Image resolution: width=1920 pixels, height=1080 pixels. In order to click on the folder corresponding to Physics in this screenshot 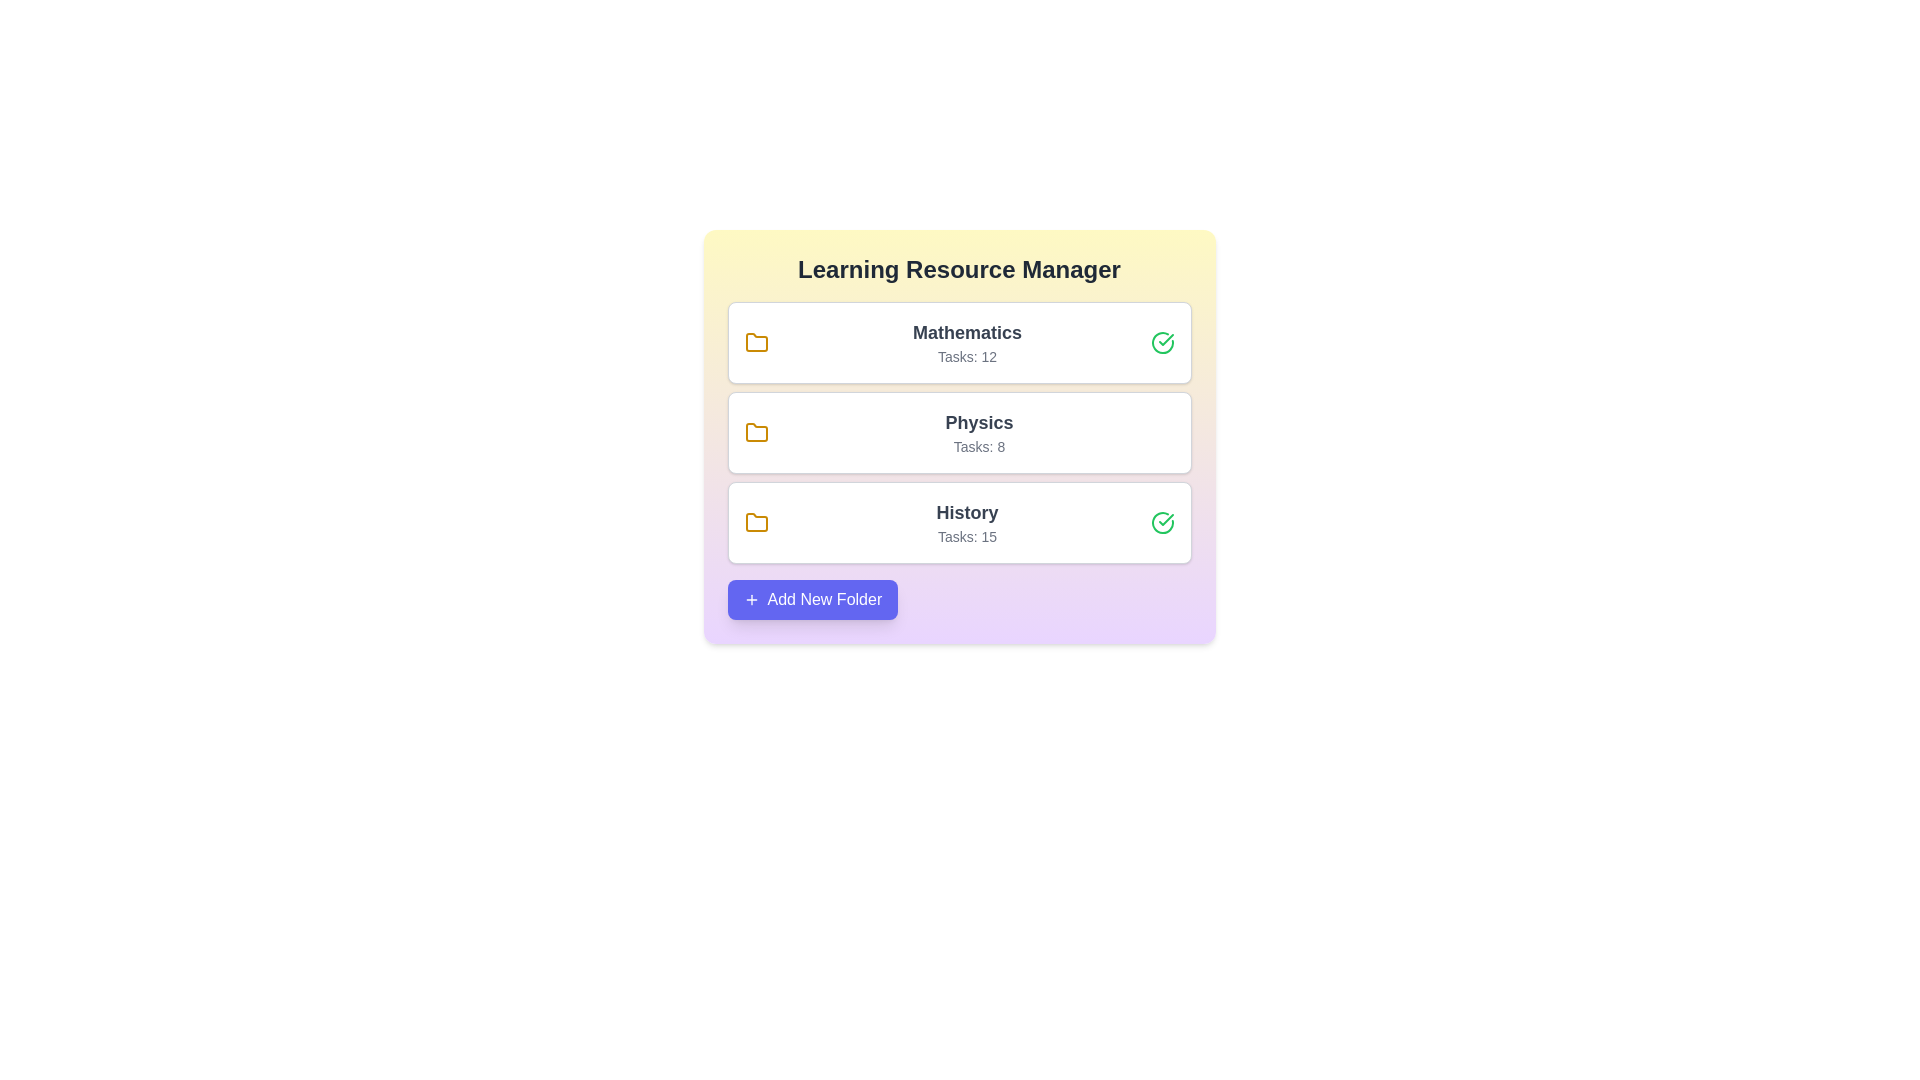, I will do `click(958, 431)`.